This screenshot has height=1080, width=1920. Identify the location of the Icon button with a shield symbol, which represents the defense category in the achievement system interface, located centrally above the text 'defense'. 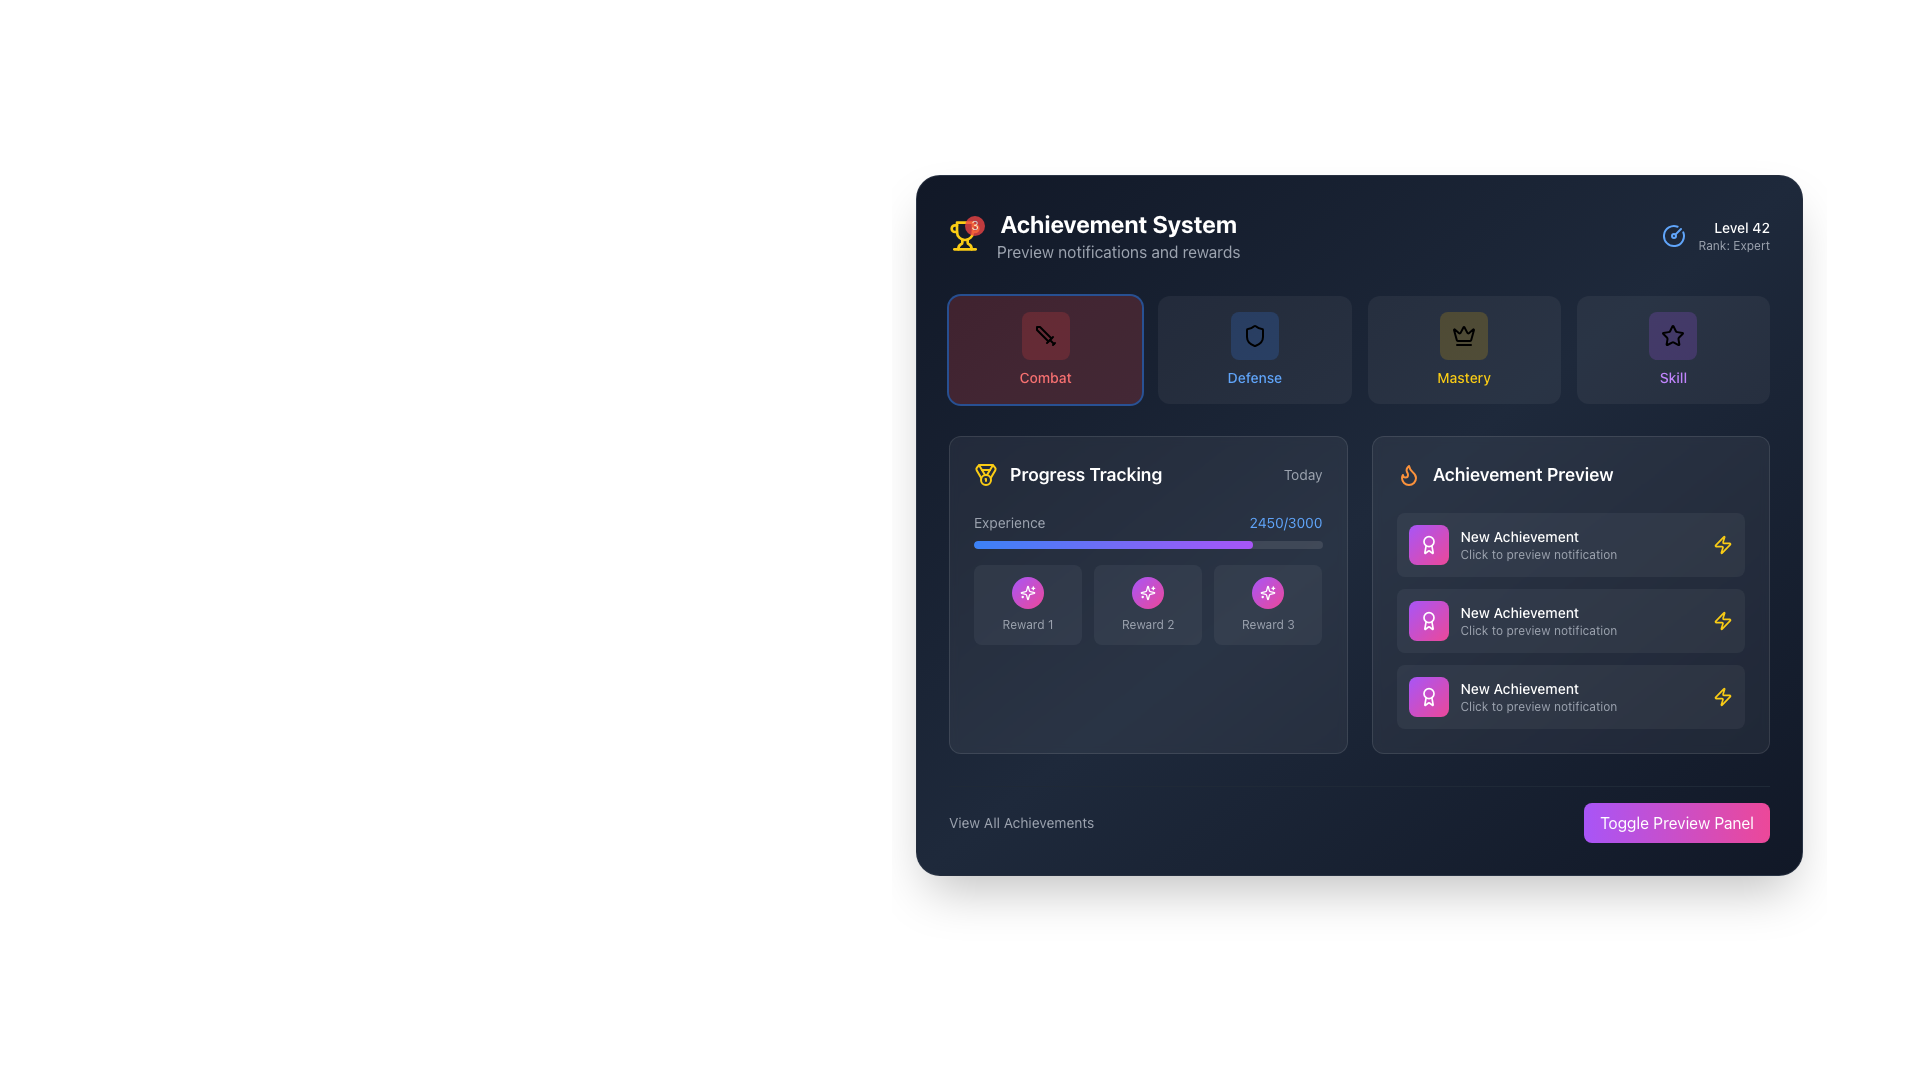
(1253, 334).